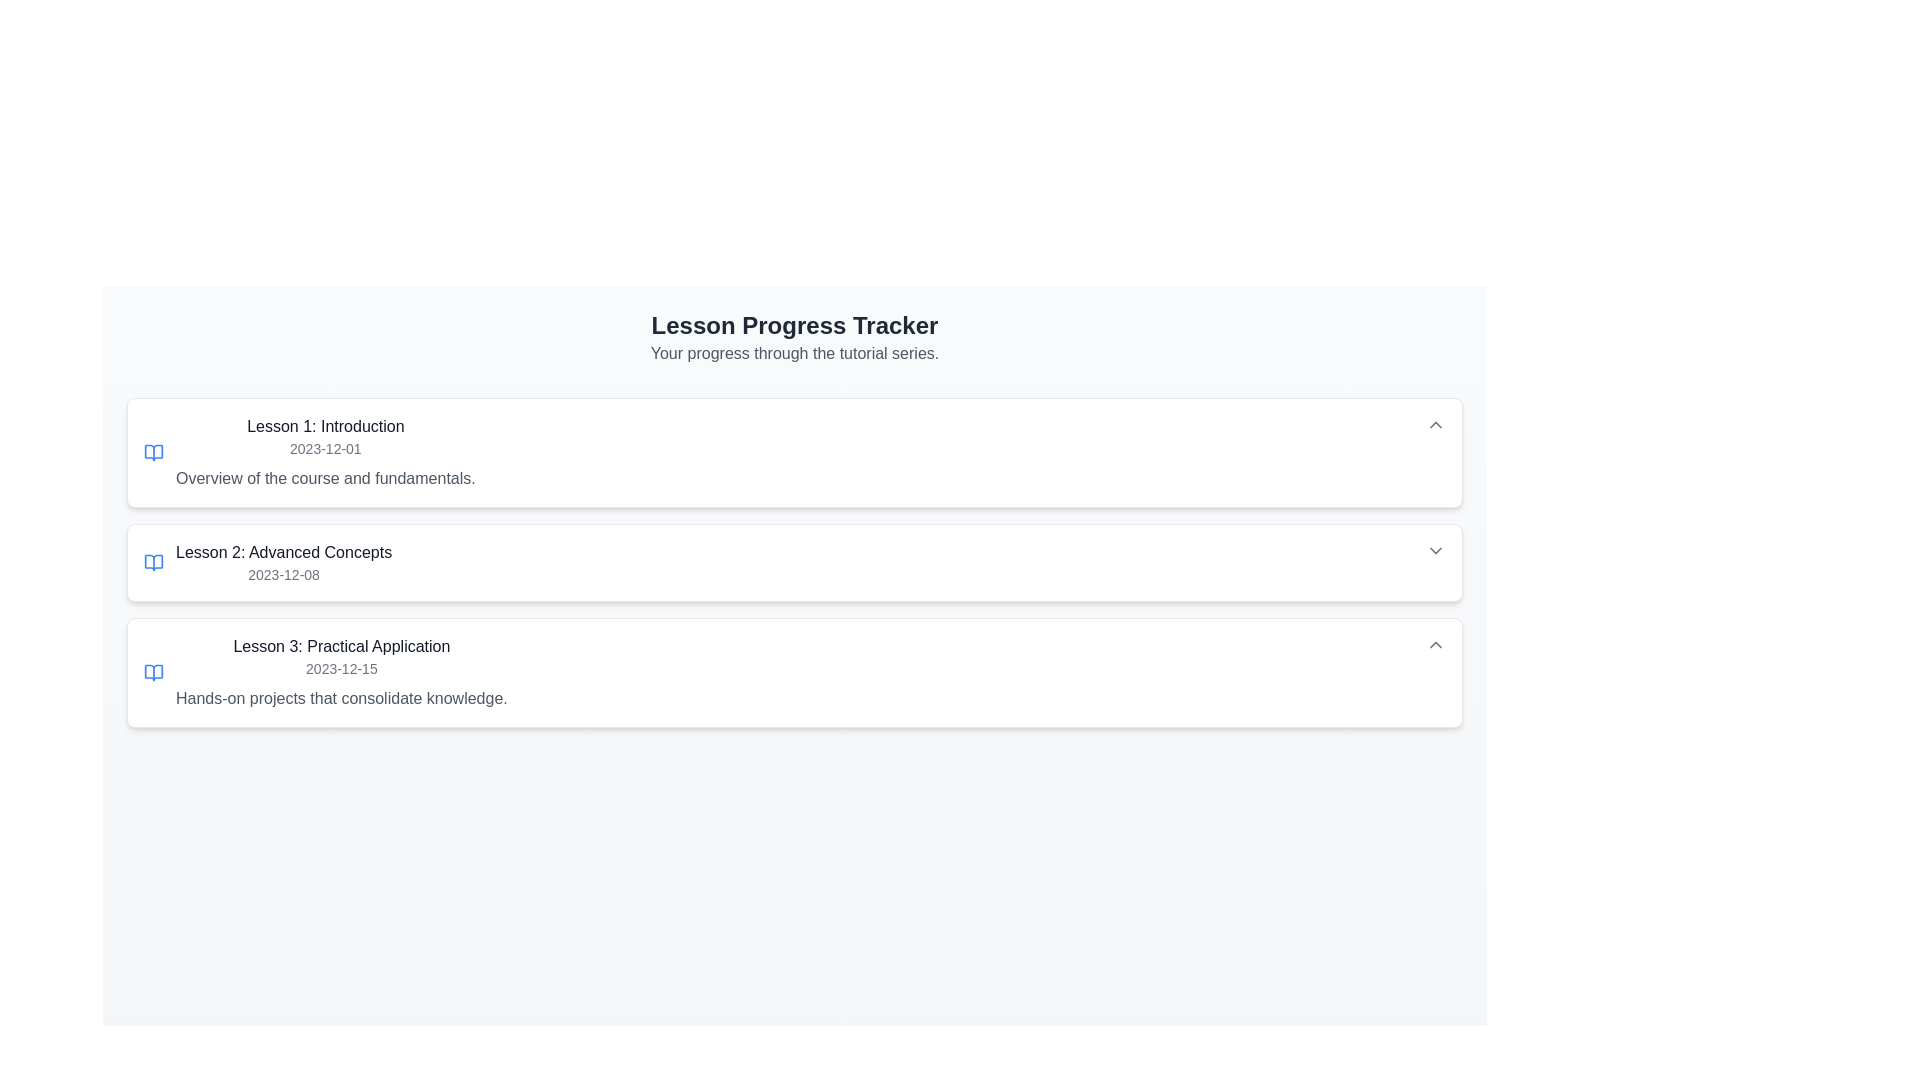 The width and height of the screenshot is (1920, 1080). Describe the element at coordinates (325, 426) in the screenshot. I see `the Static Text element displaying 'Lesson 1: Introduction', which is located at the top section of the first lesson card` at that location.